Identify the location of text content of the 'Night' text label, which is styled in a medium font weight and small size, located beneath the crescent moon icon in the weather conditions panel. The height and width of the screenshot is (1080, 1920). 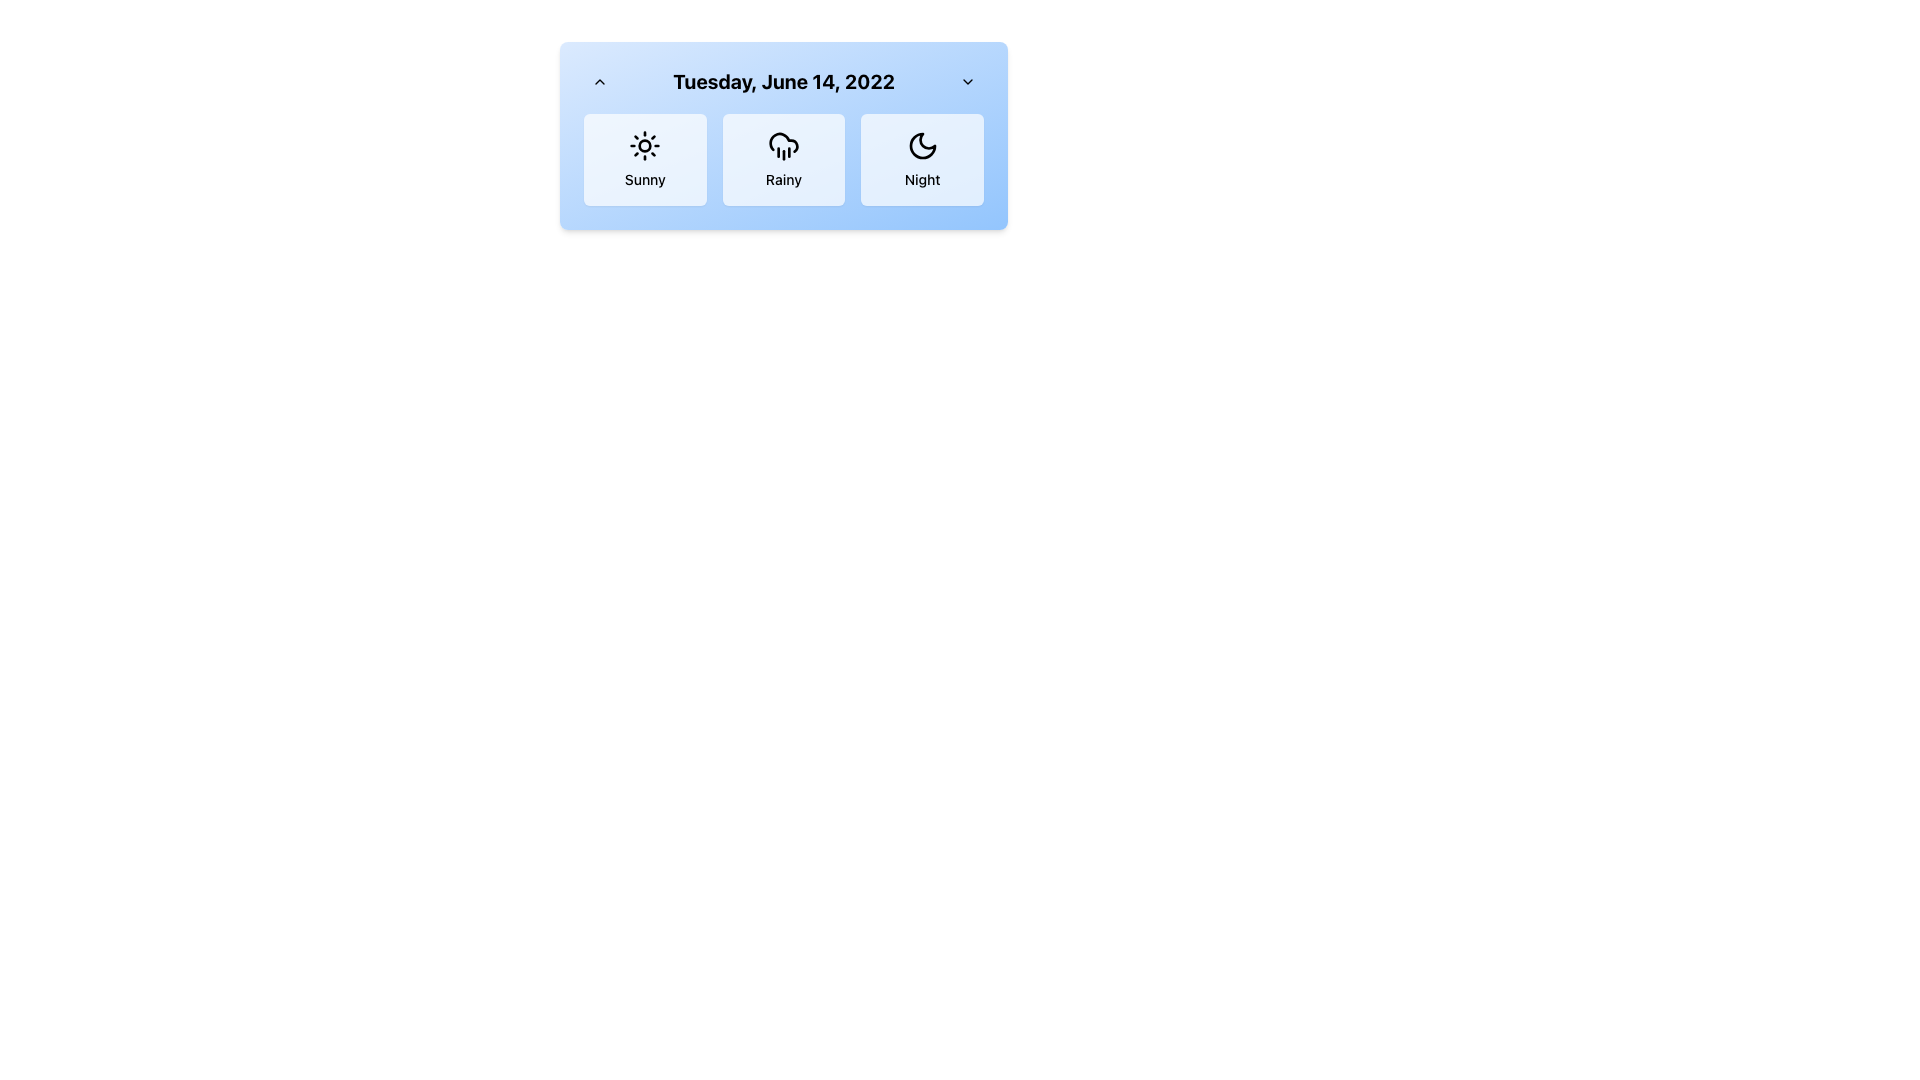
(921, 180).